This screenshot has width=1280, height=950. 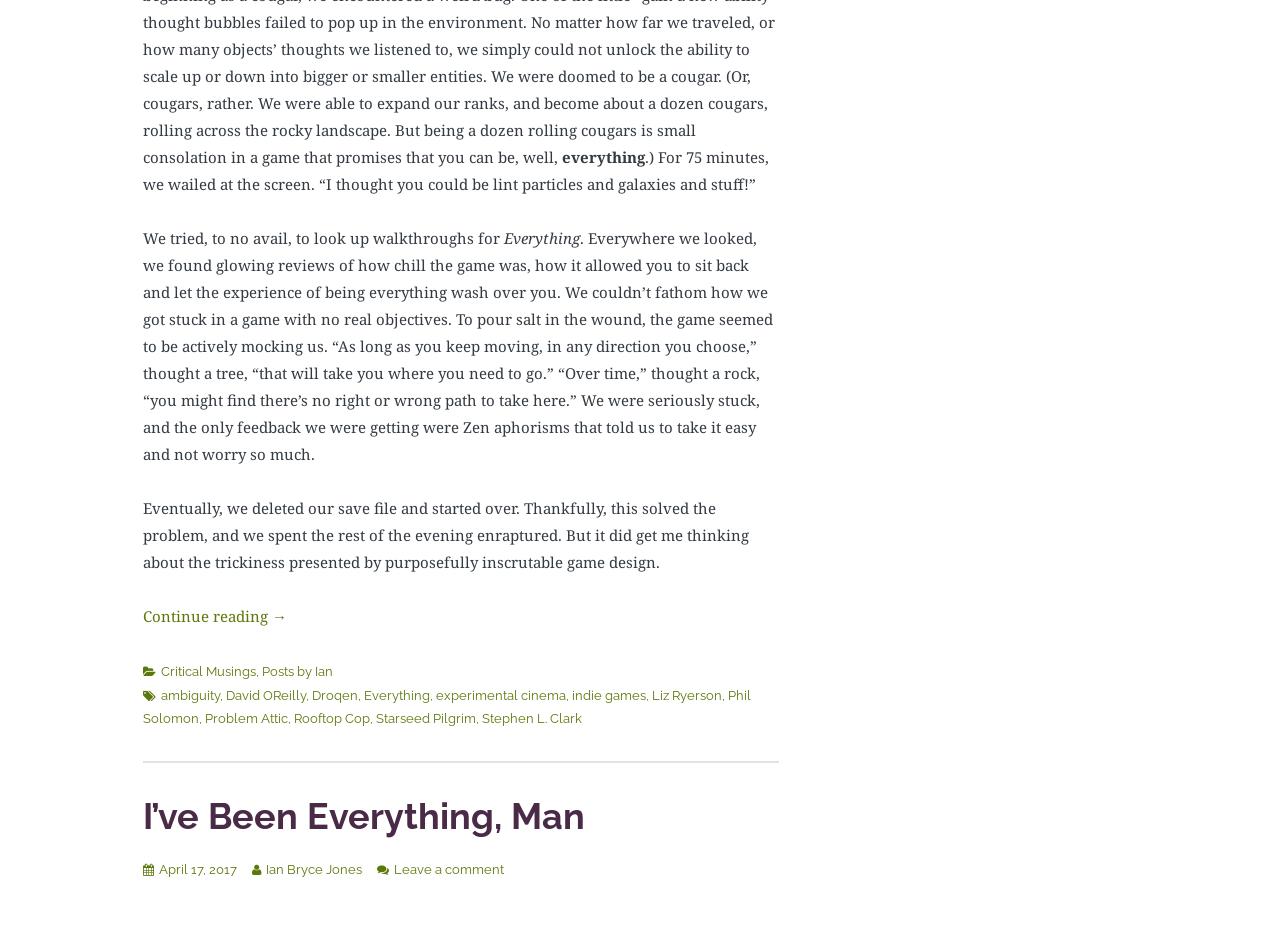 What do you see at coordinates (602, 157) in the screenshot?
I see `'everything'` at bounding box center [602, 157].